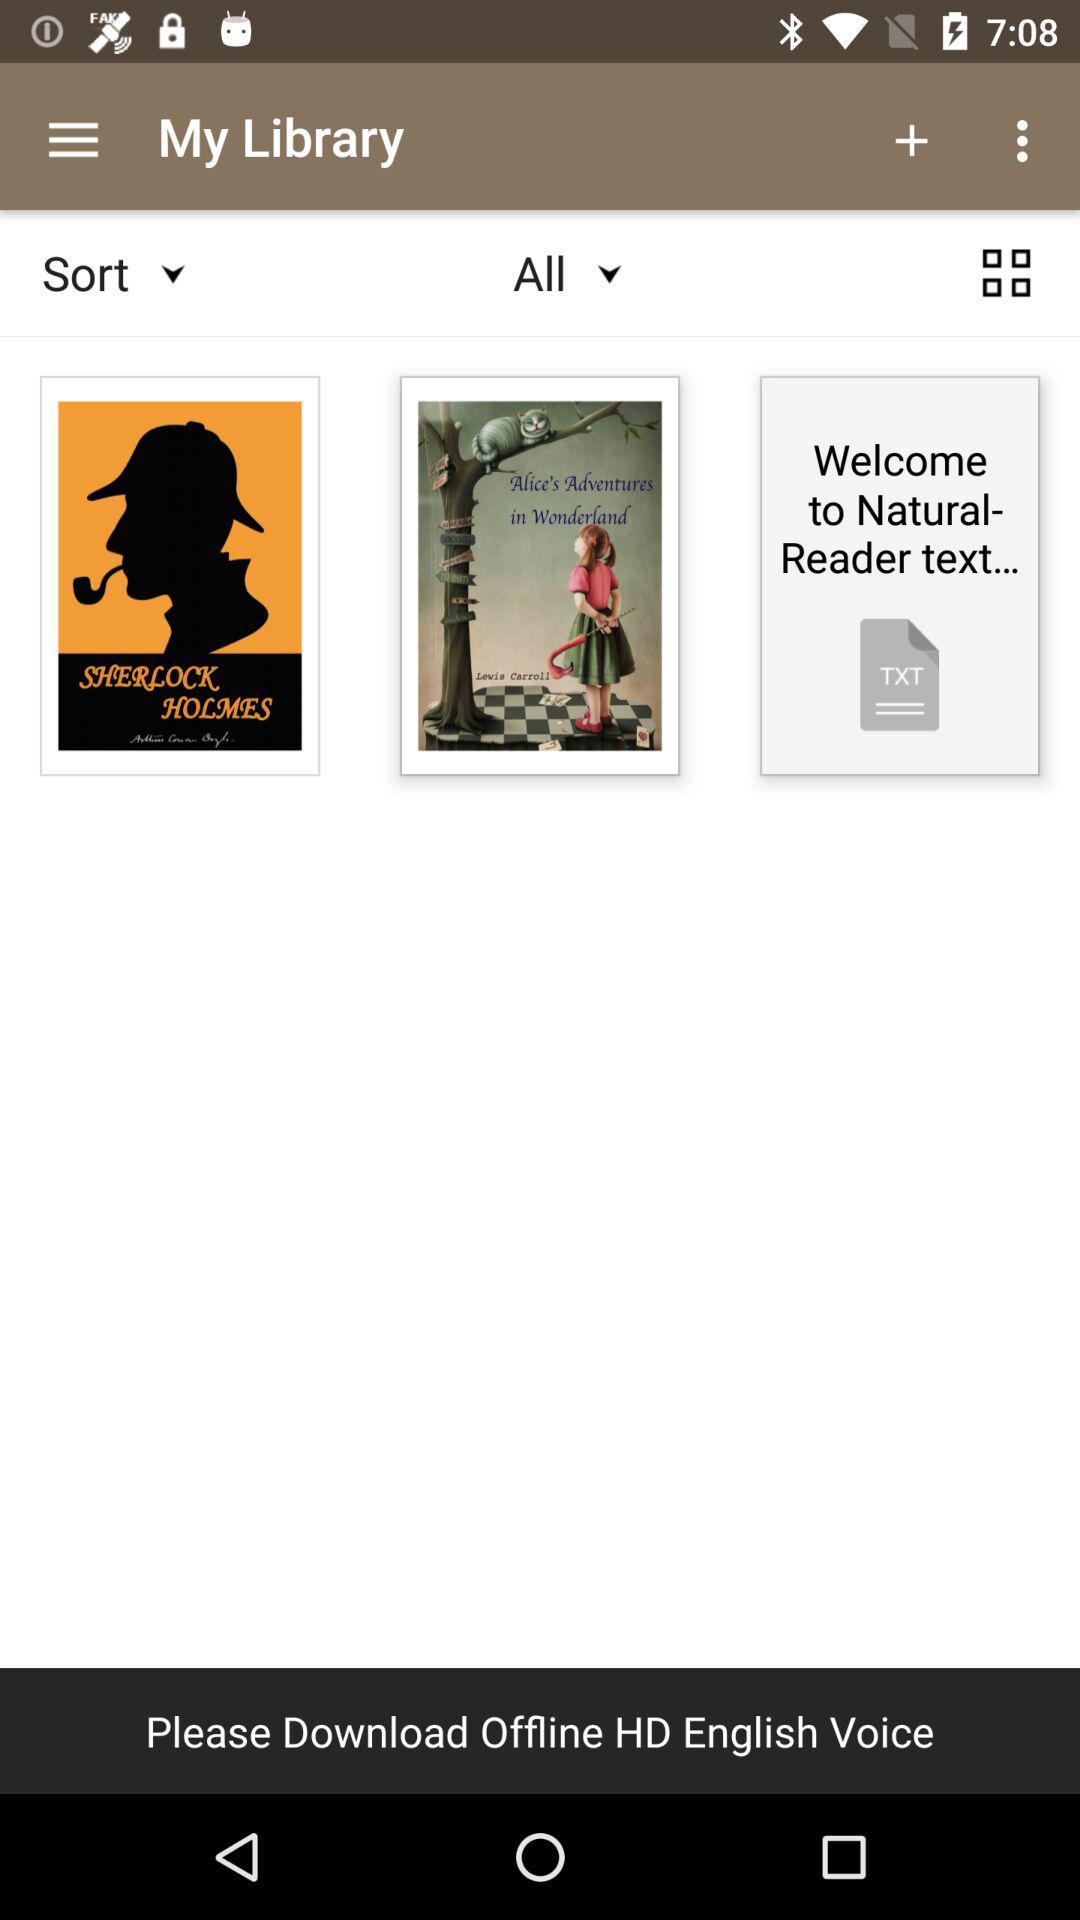 The height and width of the screenshot is (1920, 1080). I want to click on choose the selection, so click(1006, 272).